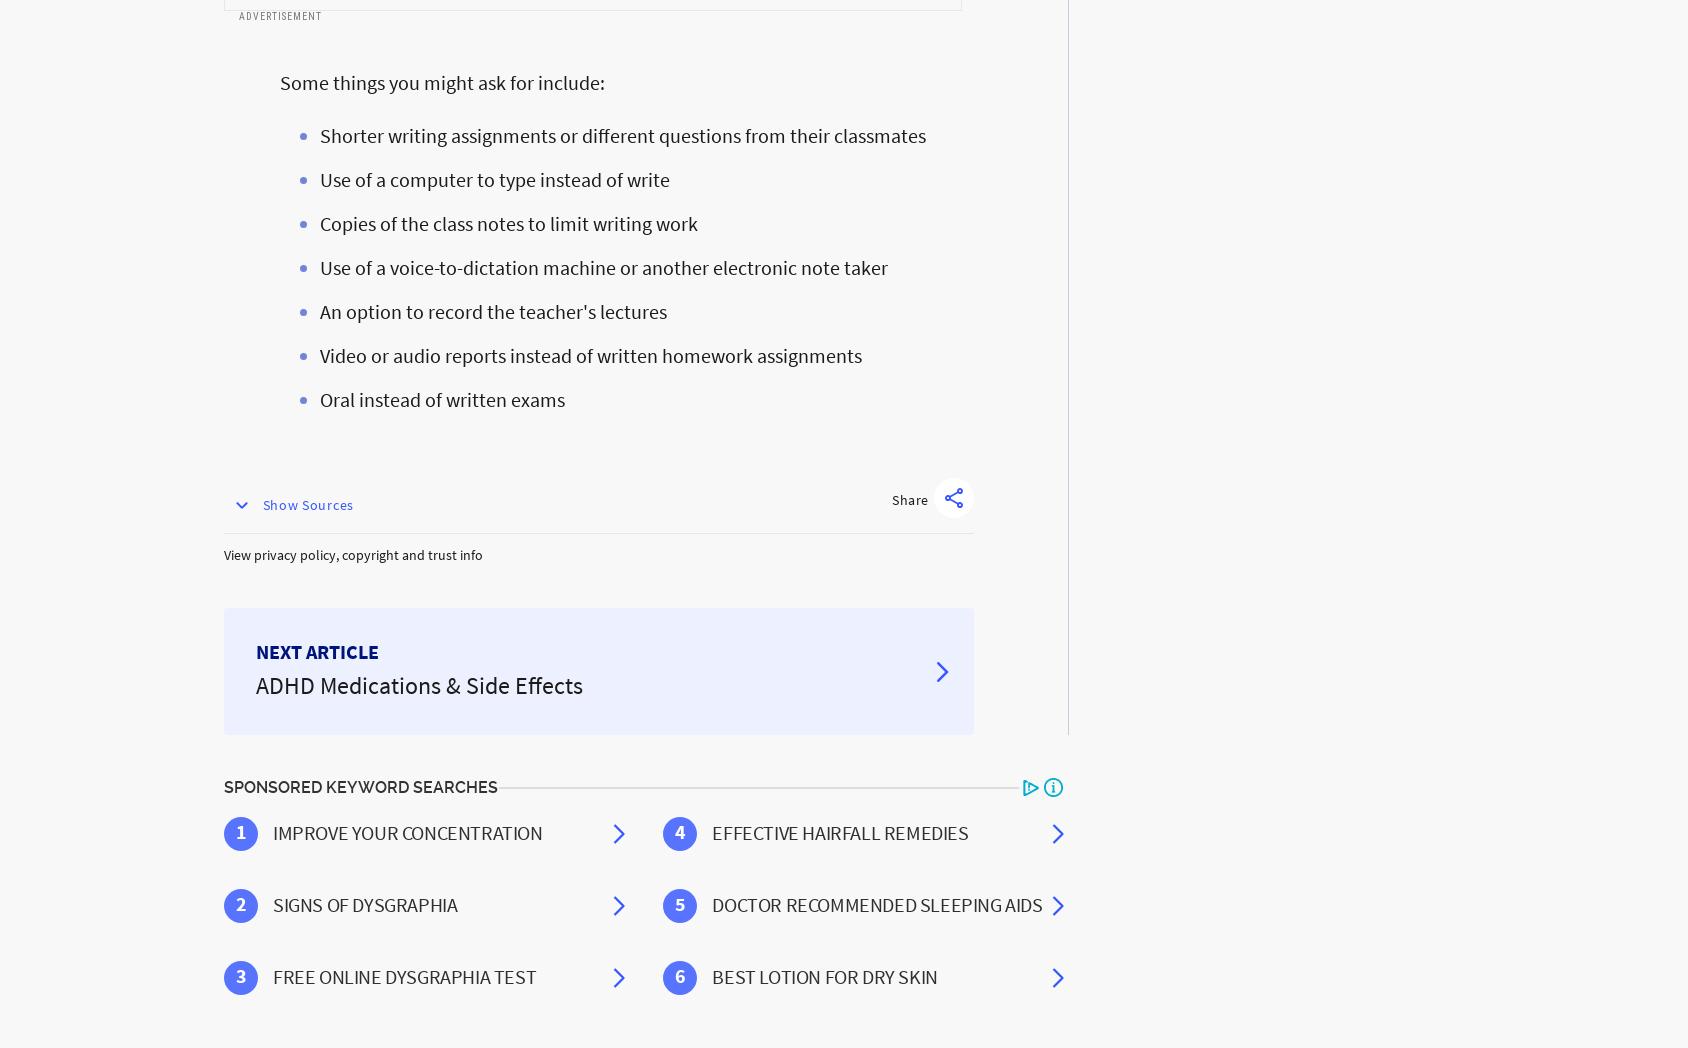 The image size is (1688, 1048). Describe the element at coordinates (492, 311) in the screenshot. I see `'An option to record the teacher's lectures'` at that location.